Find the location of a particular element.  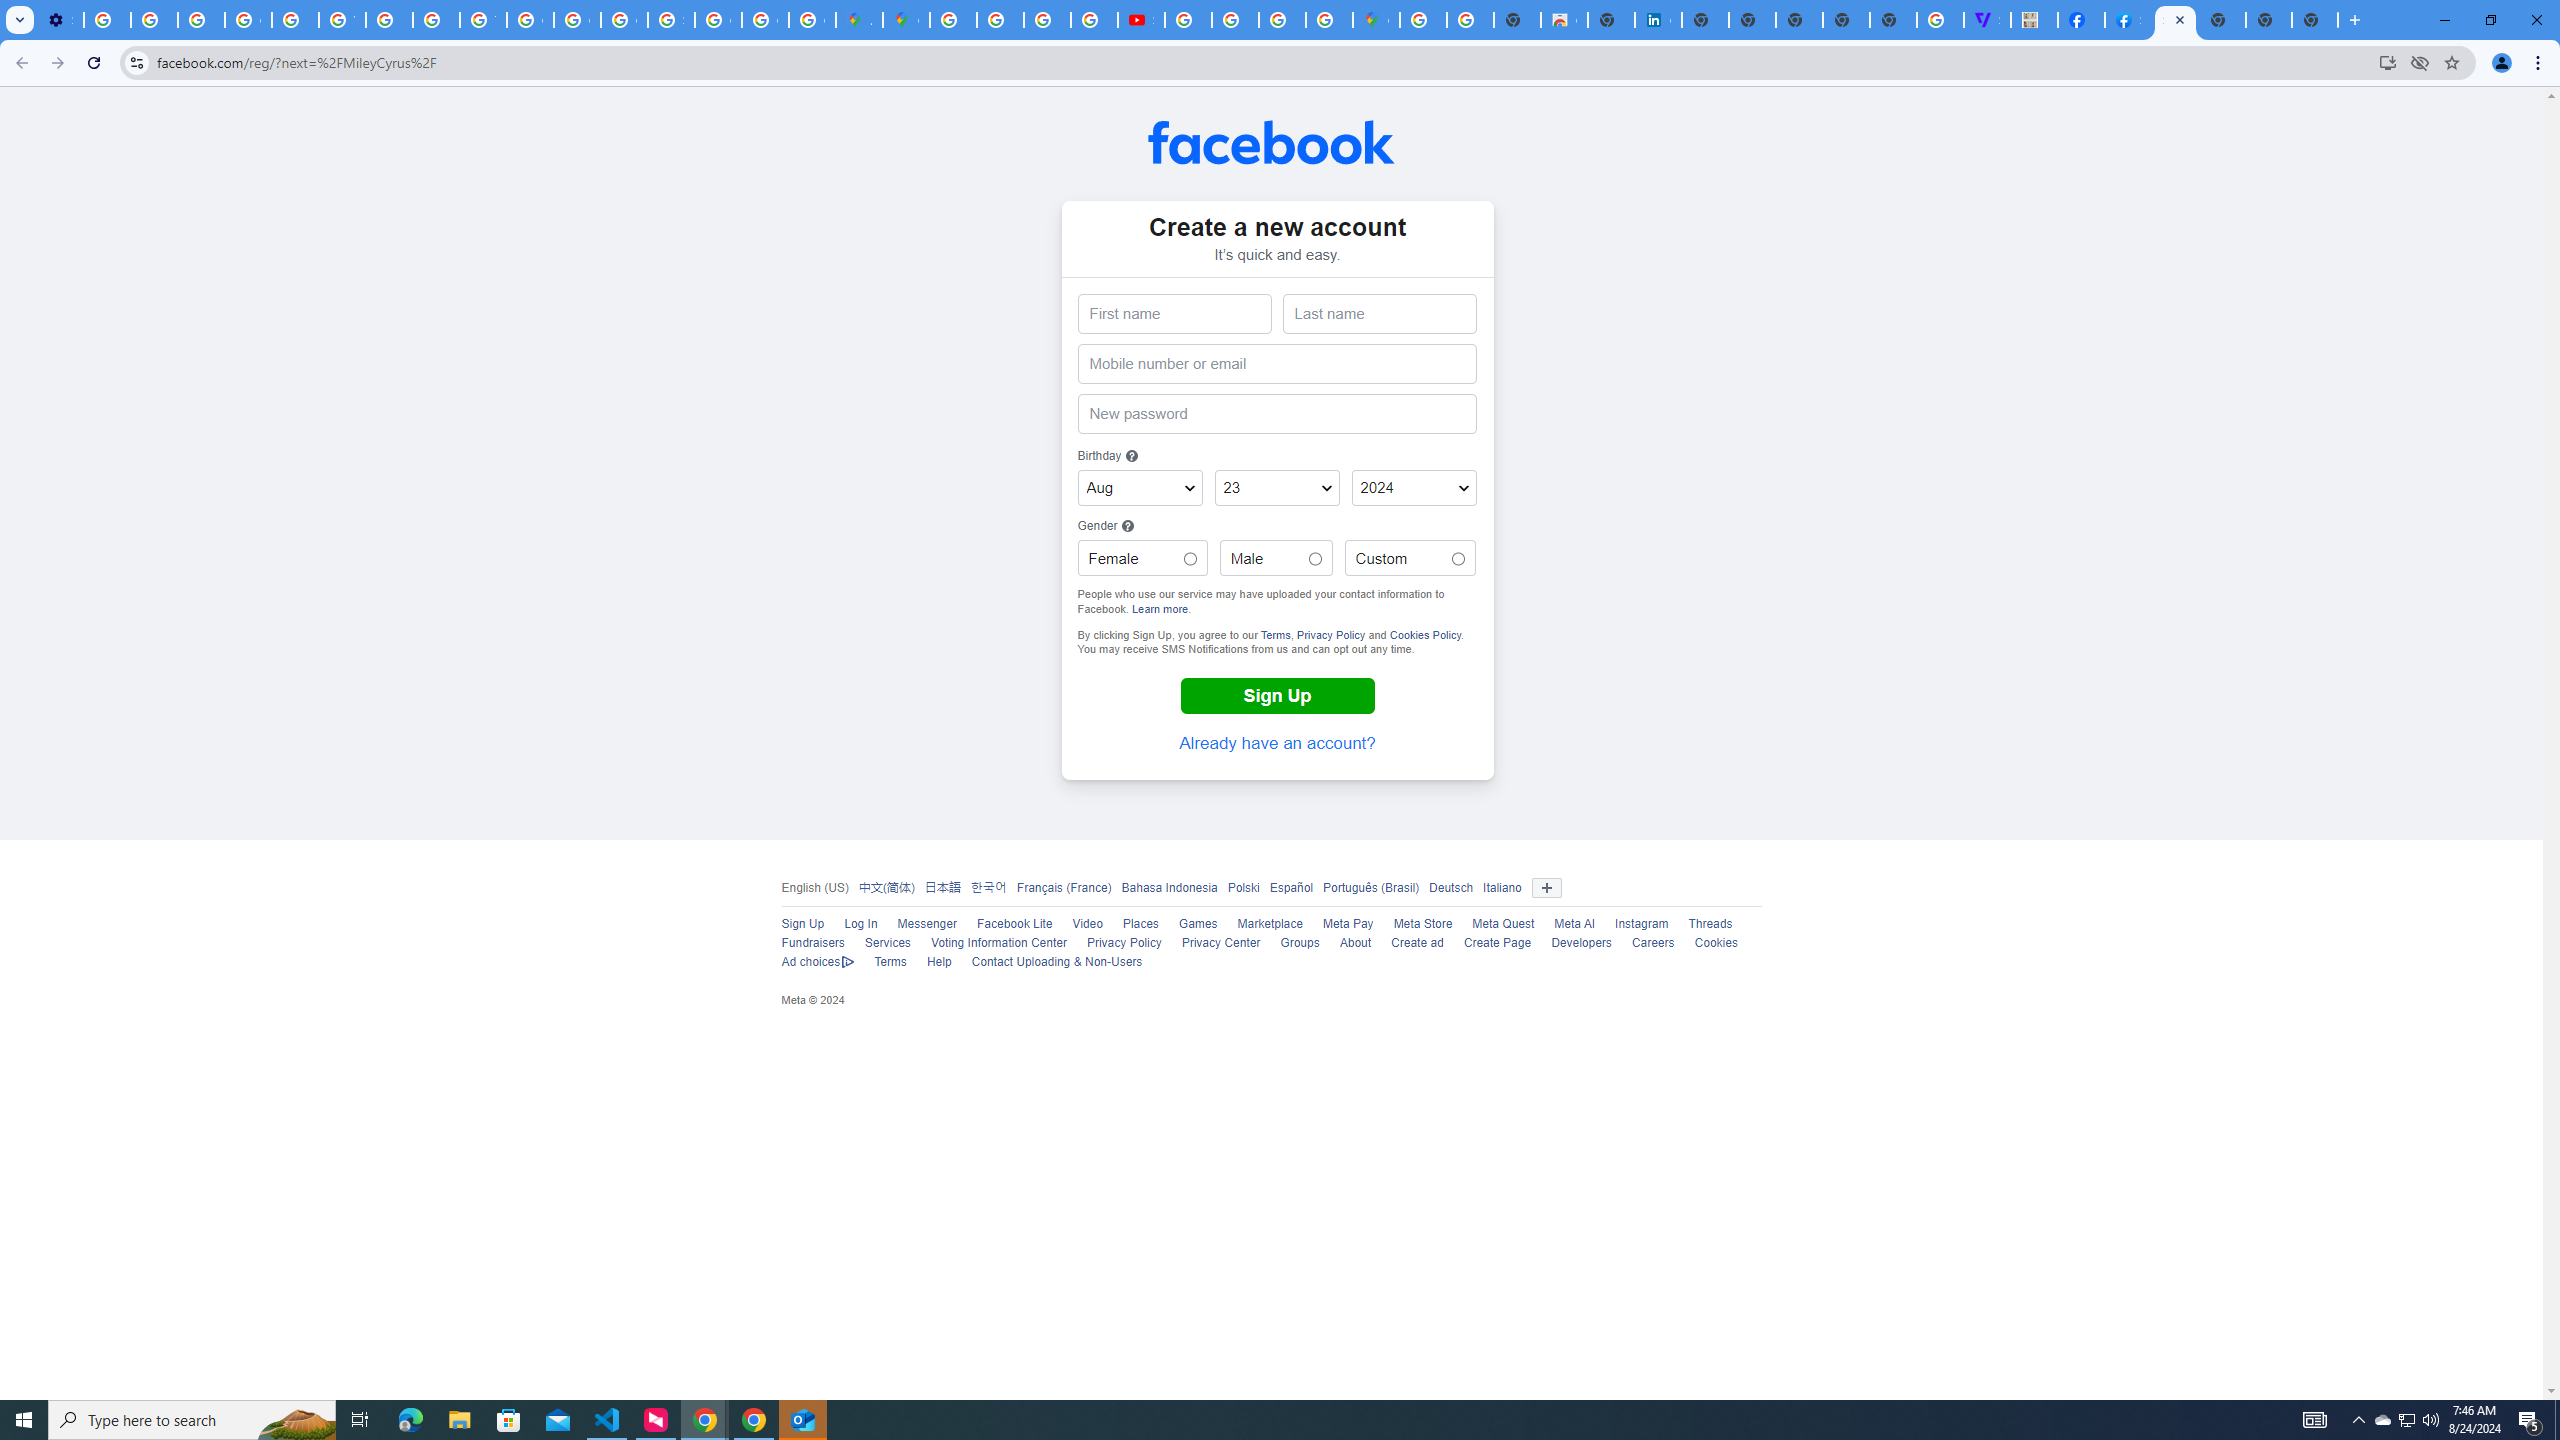

'How Chrome protects your passwords - Google Chrome Help' is located at coordinates (1189, 19).